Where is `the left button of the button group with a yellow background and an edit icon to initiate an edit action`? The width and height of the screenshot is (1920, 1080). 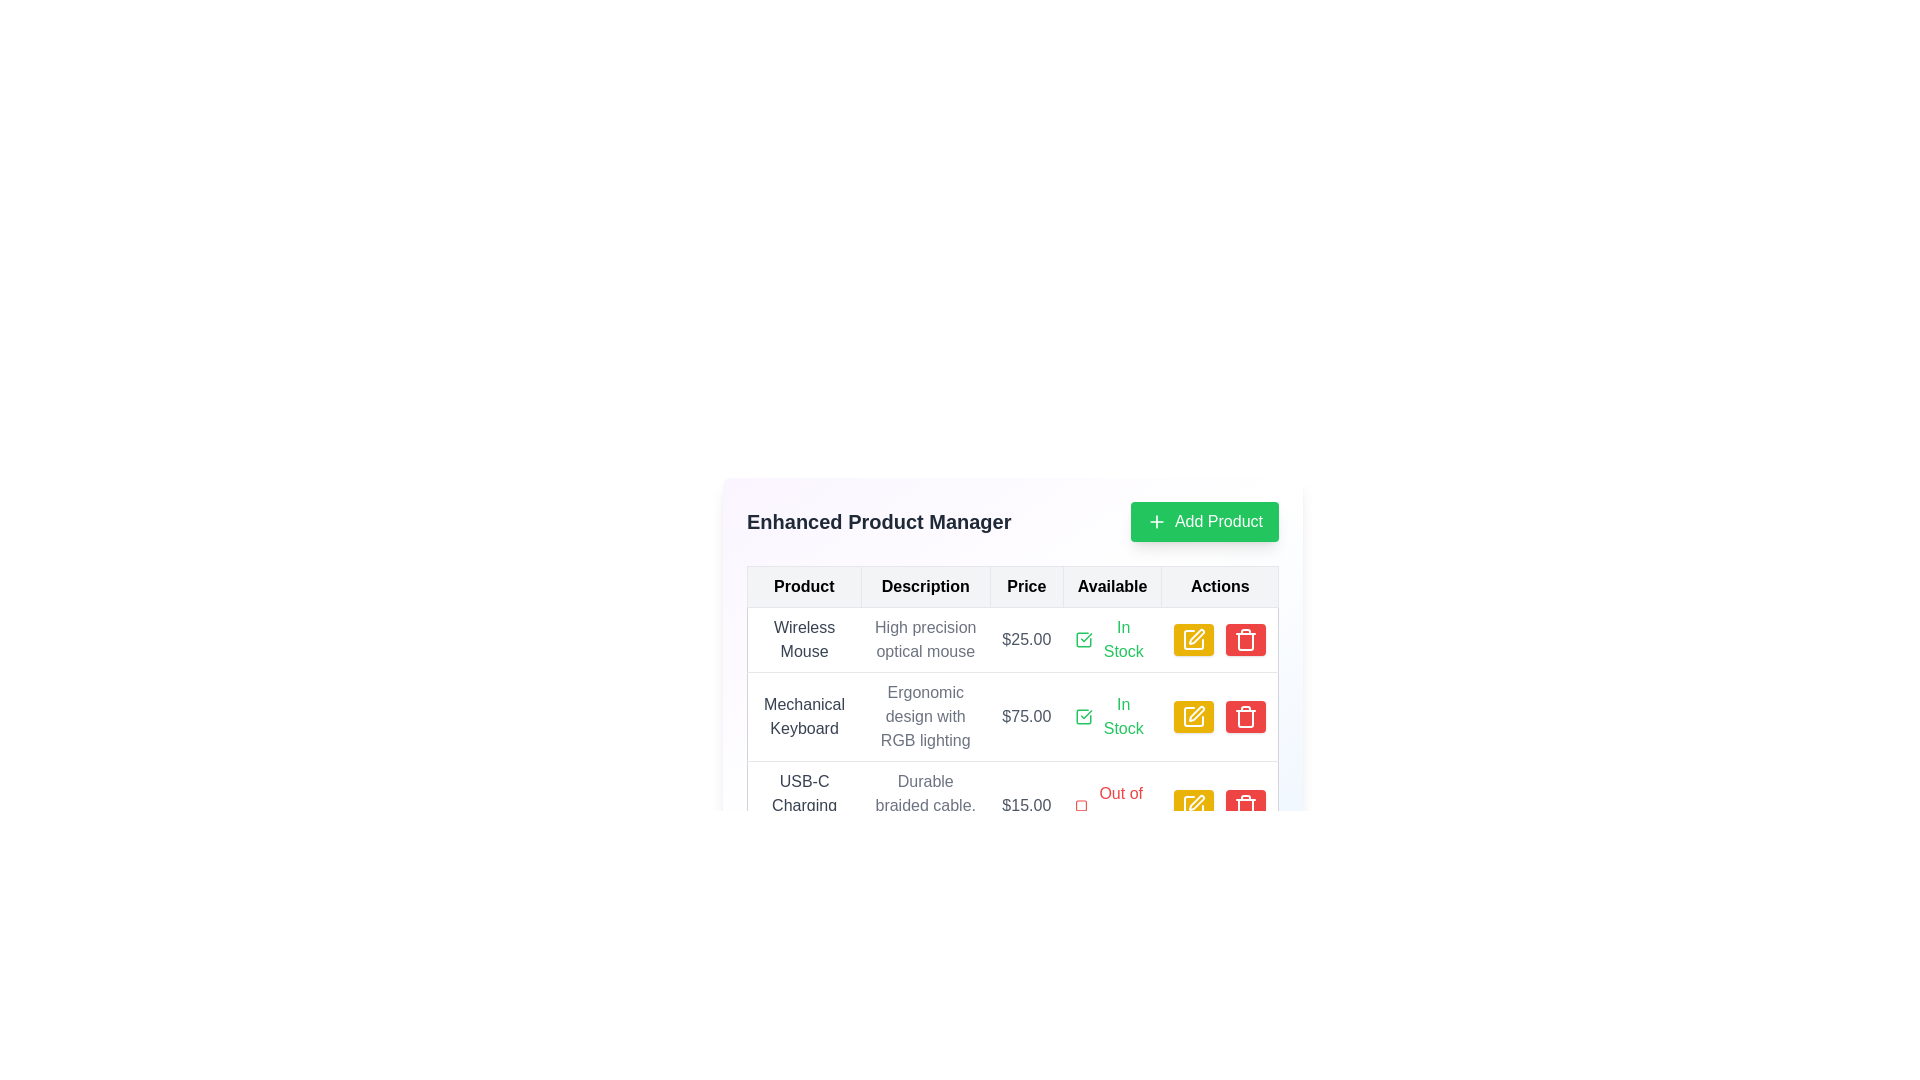
the left button of the button group with a yellow background and an edit icon to initiate an edit action is located at coordinates (1218, 716).